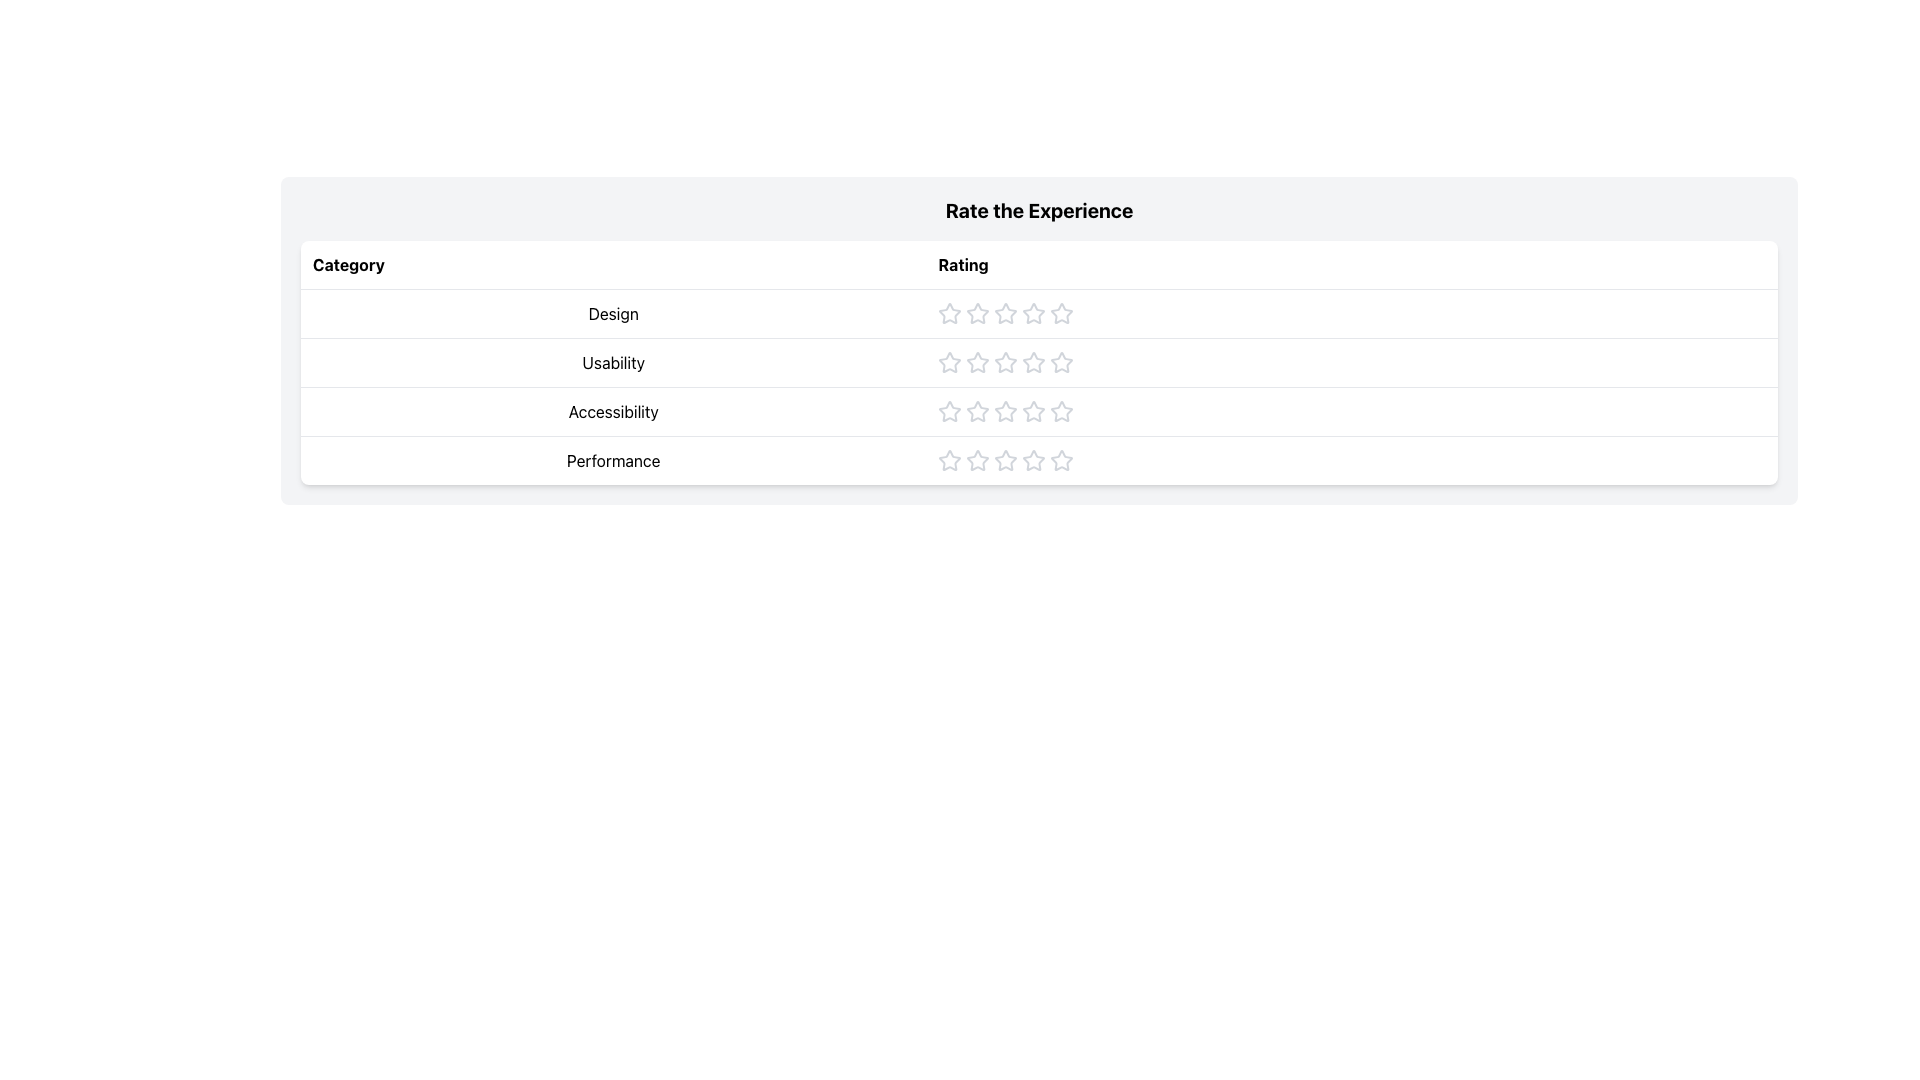 The height and width of the screenshot is (1080, 1920). What do you see at coordinates (612, 460) in the screenshot?
I see `the text label displaying 'Performance' located in the fourth row of the 'Category' column in a table` at bounding box center [612, 460].